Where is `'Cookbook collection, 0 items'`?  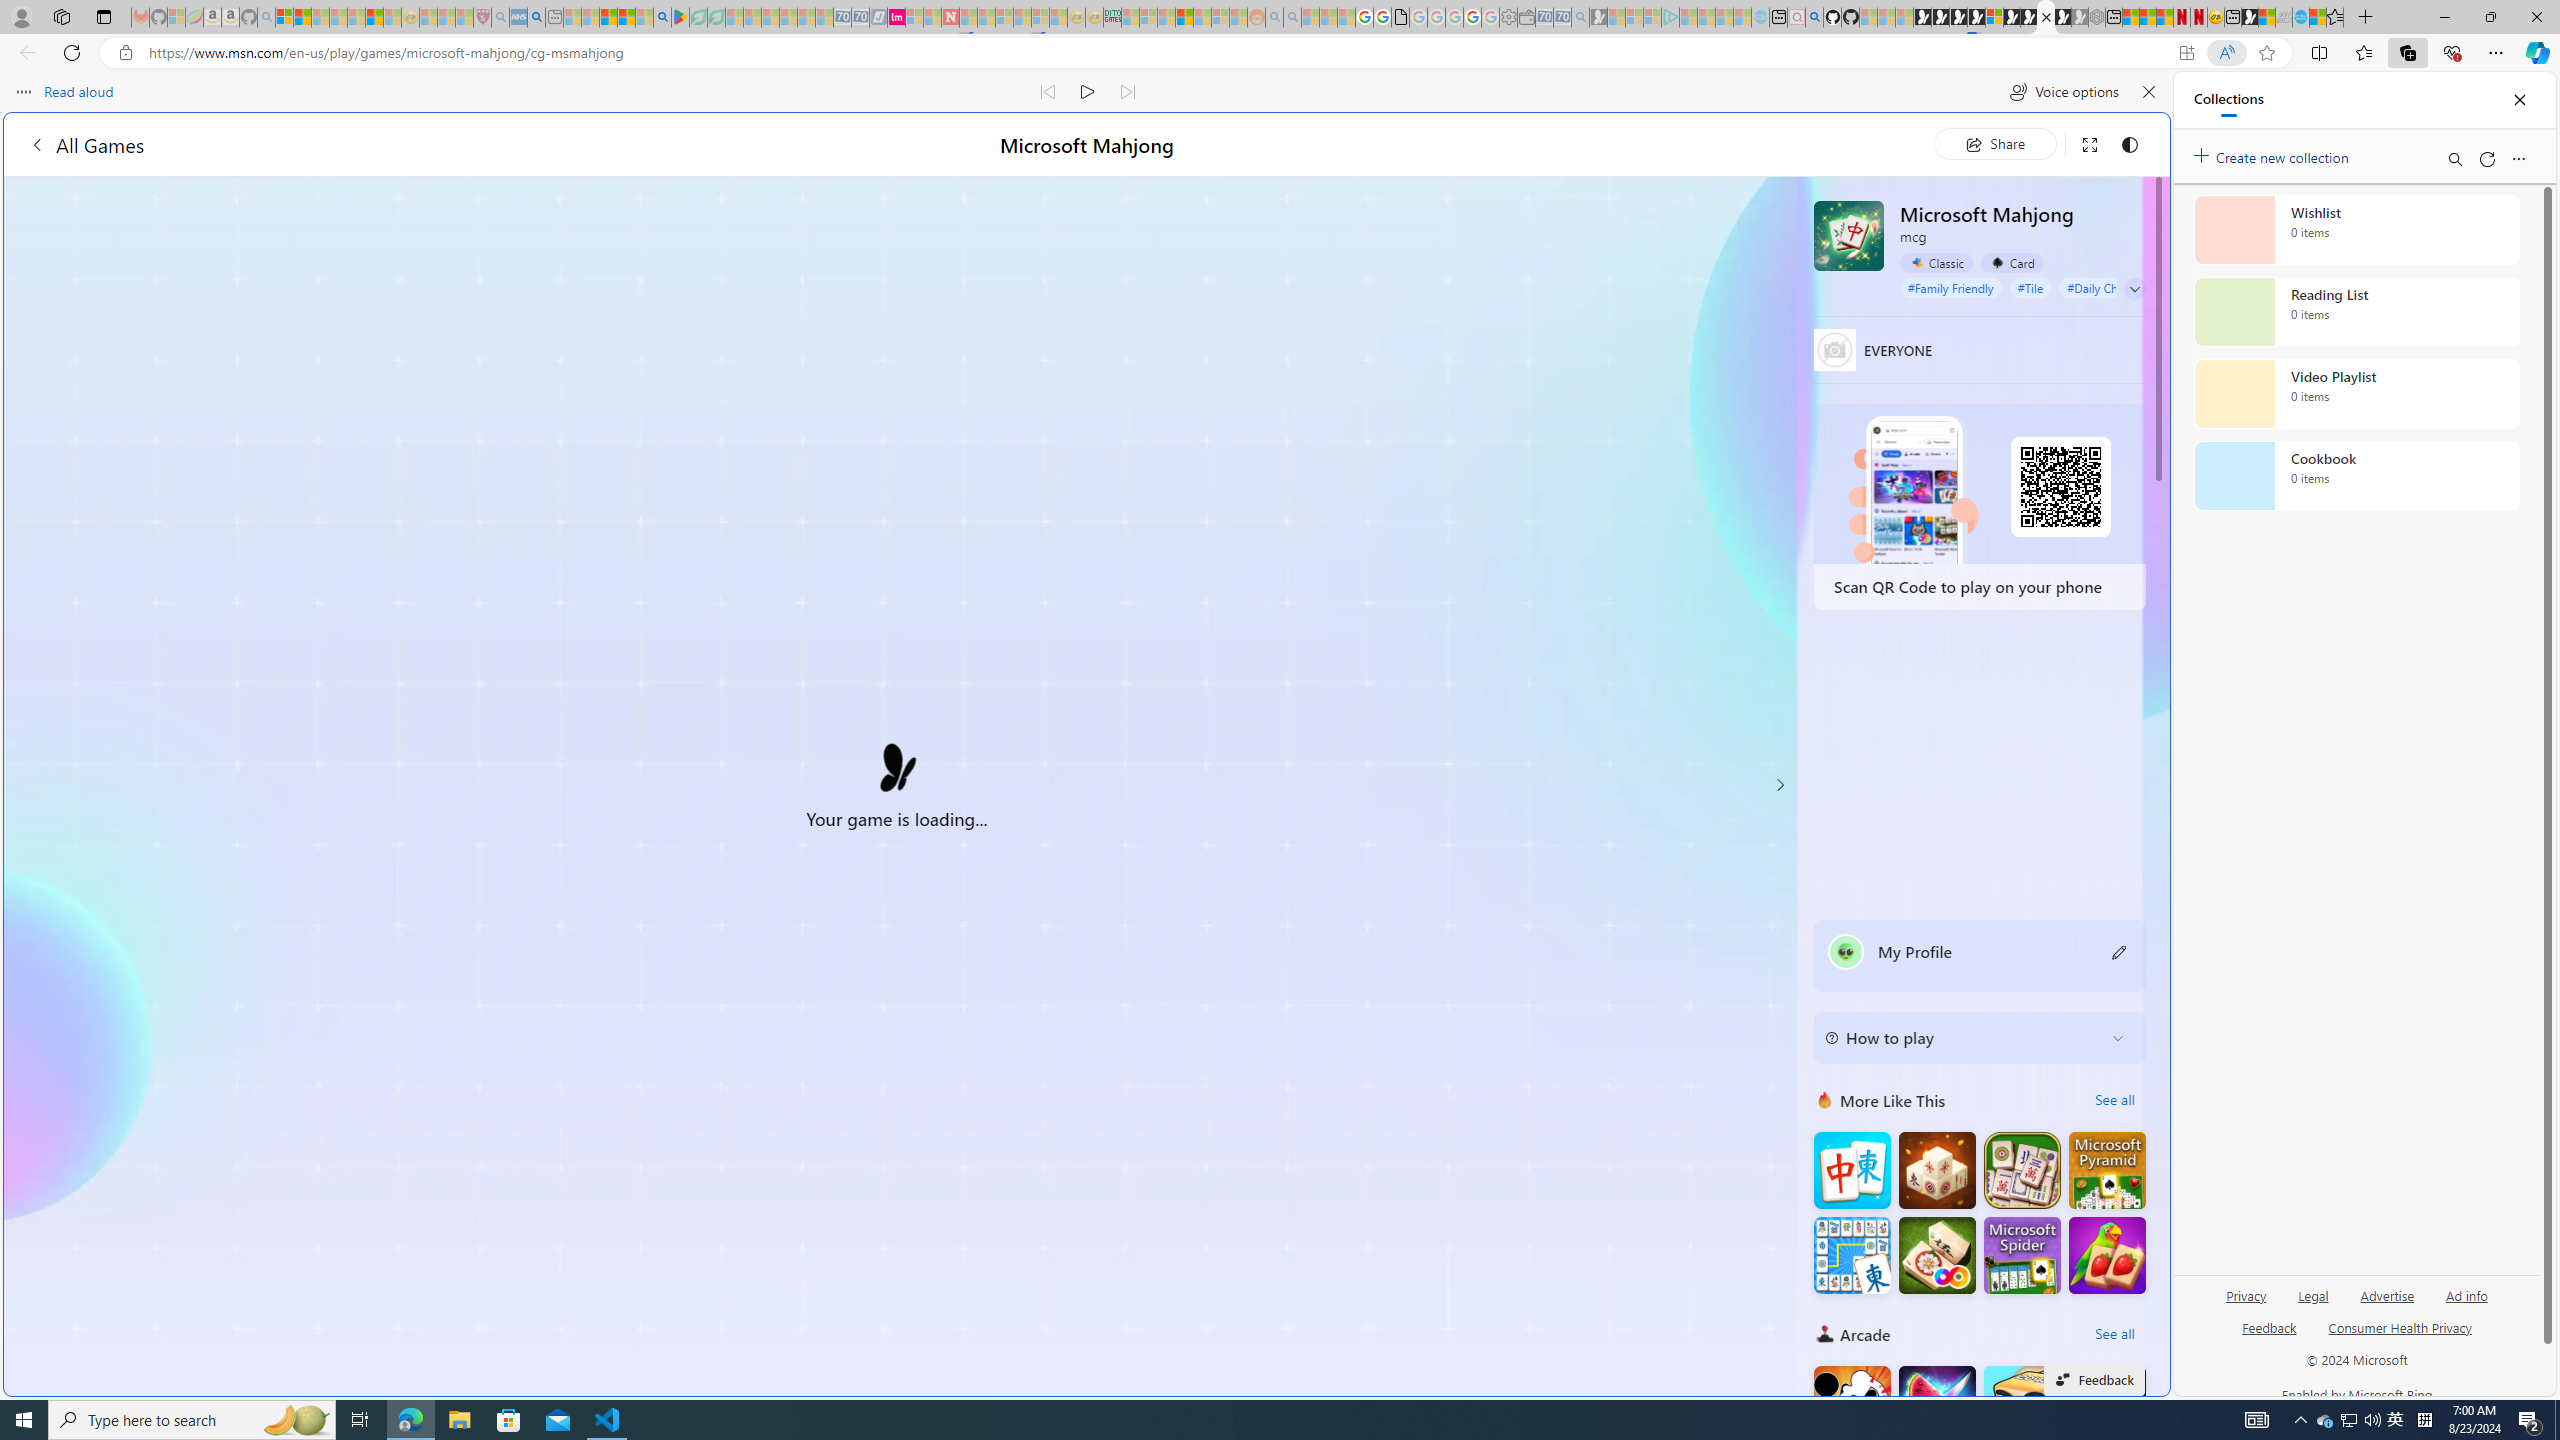
'Cookbook collection, 0 items' is located at coordinates (2356, 474).